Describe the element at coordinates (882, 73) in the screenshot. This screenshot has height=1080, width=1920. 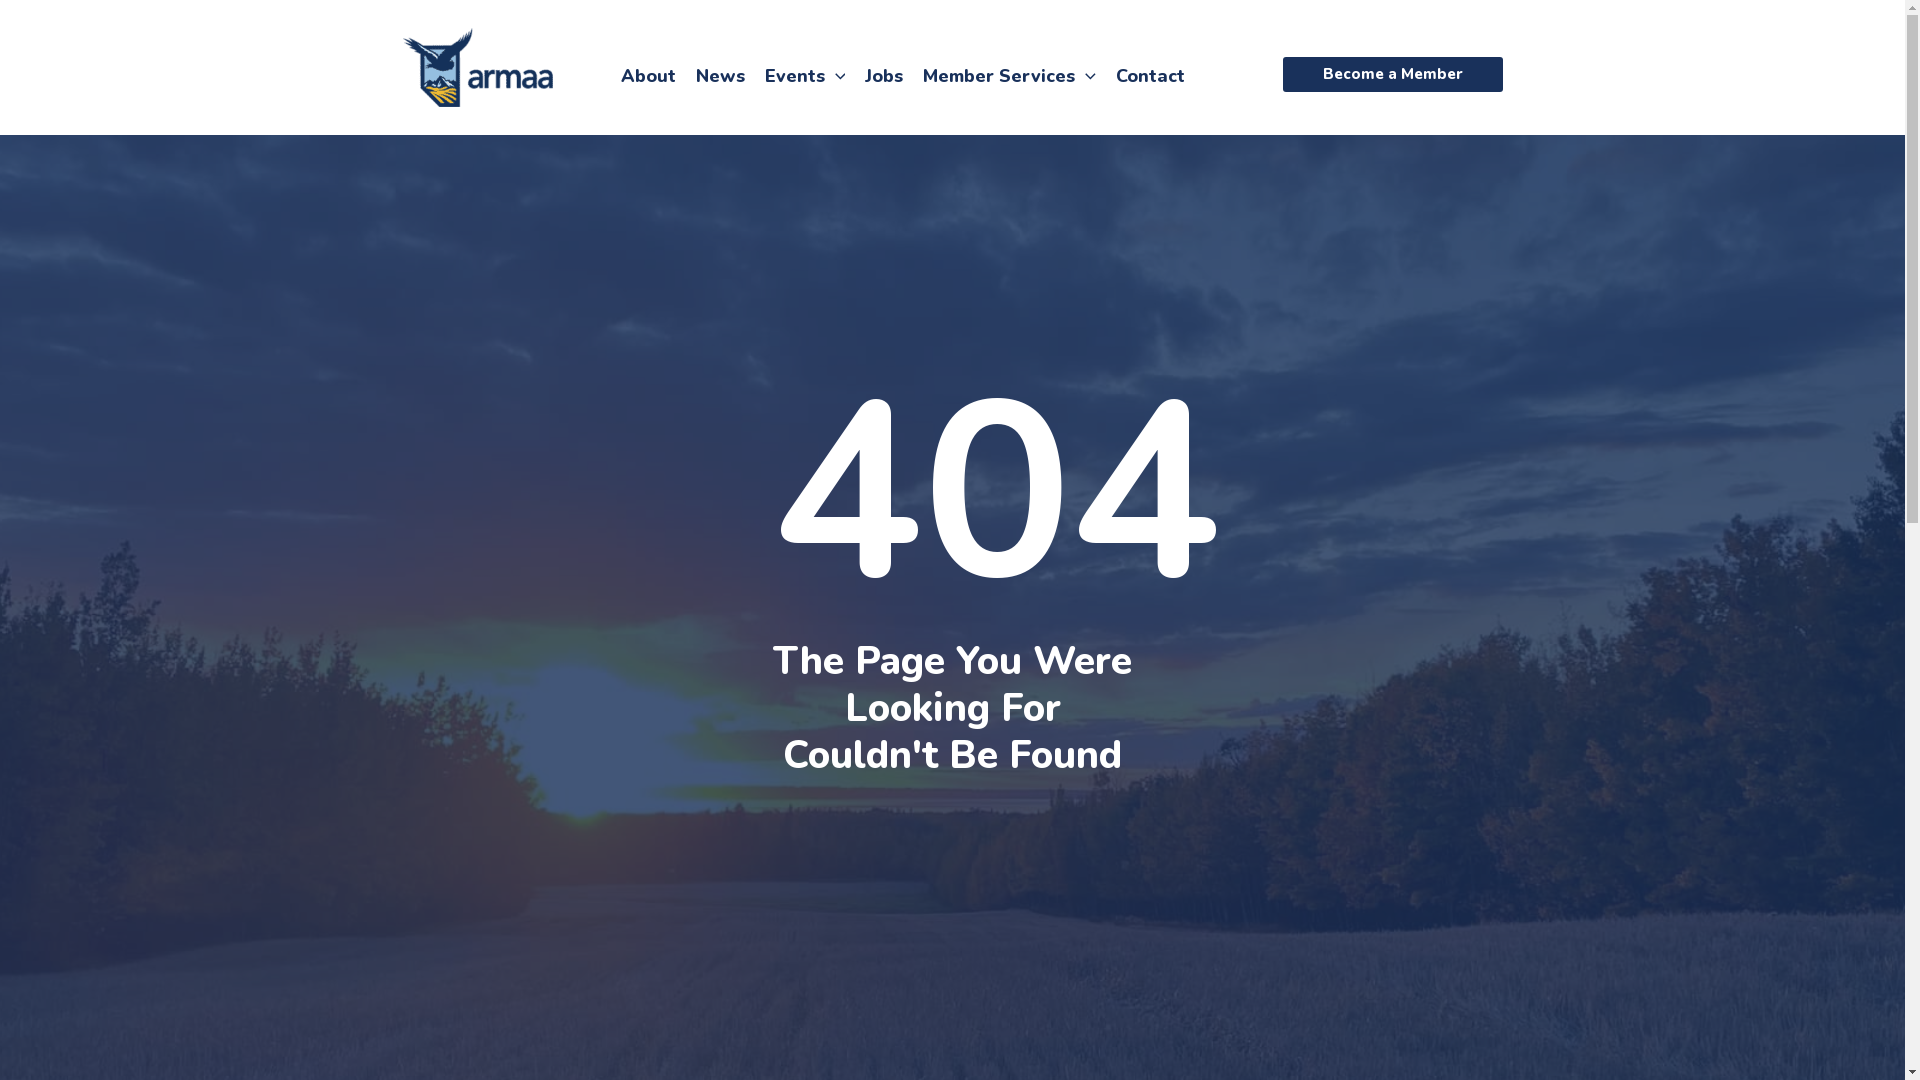
I see `'Jobs'` at that location.